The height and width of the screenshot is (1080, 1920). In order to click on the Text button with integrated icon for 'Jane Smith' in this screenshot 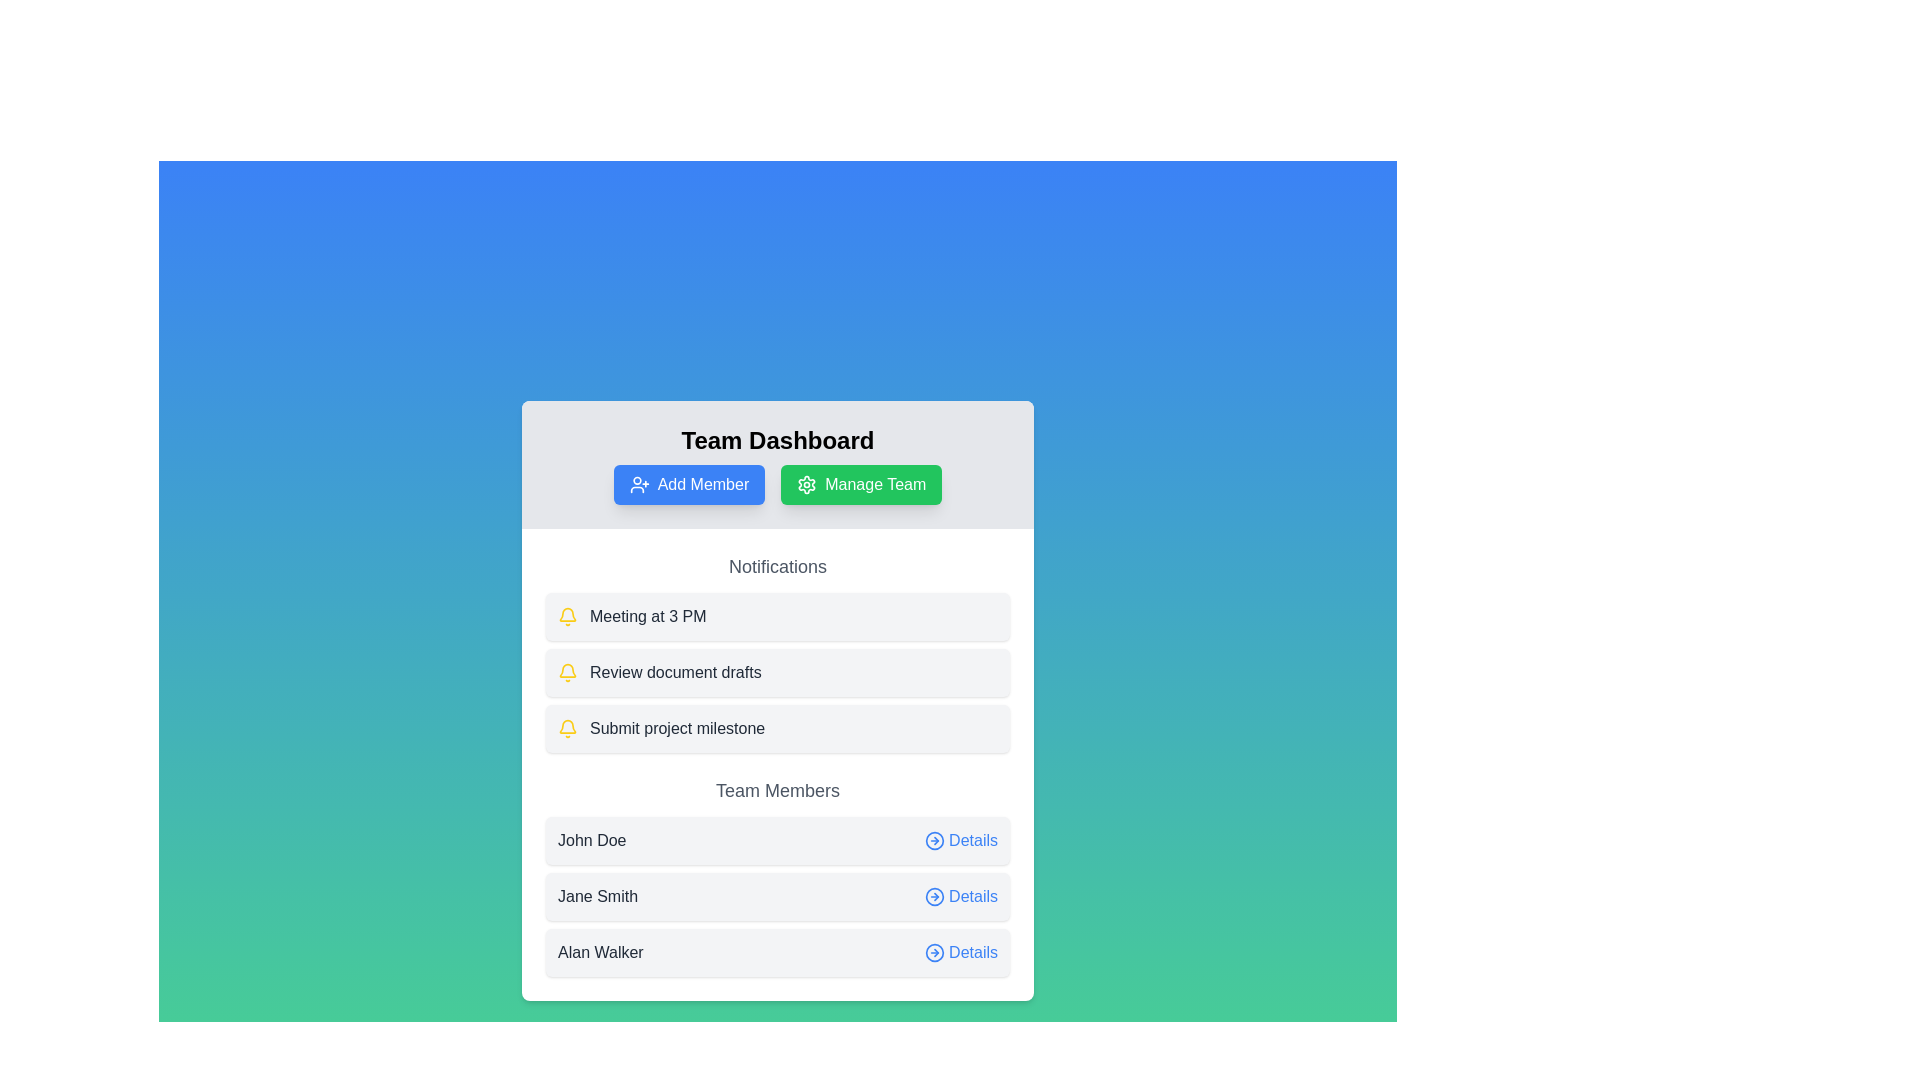, I will do `click(961, 896)`.